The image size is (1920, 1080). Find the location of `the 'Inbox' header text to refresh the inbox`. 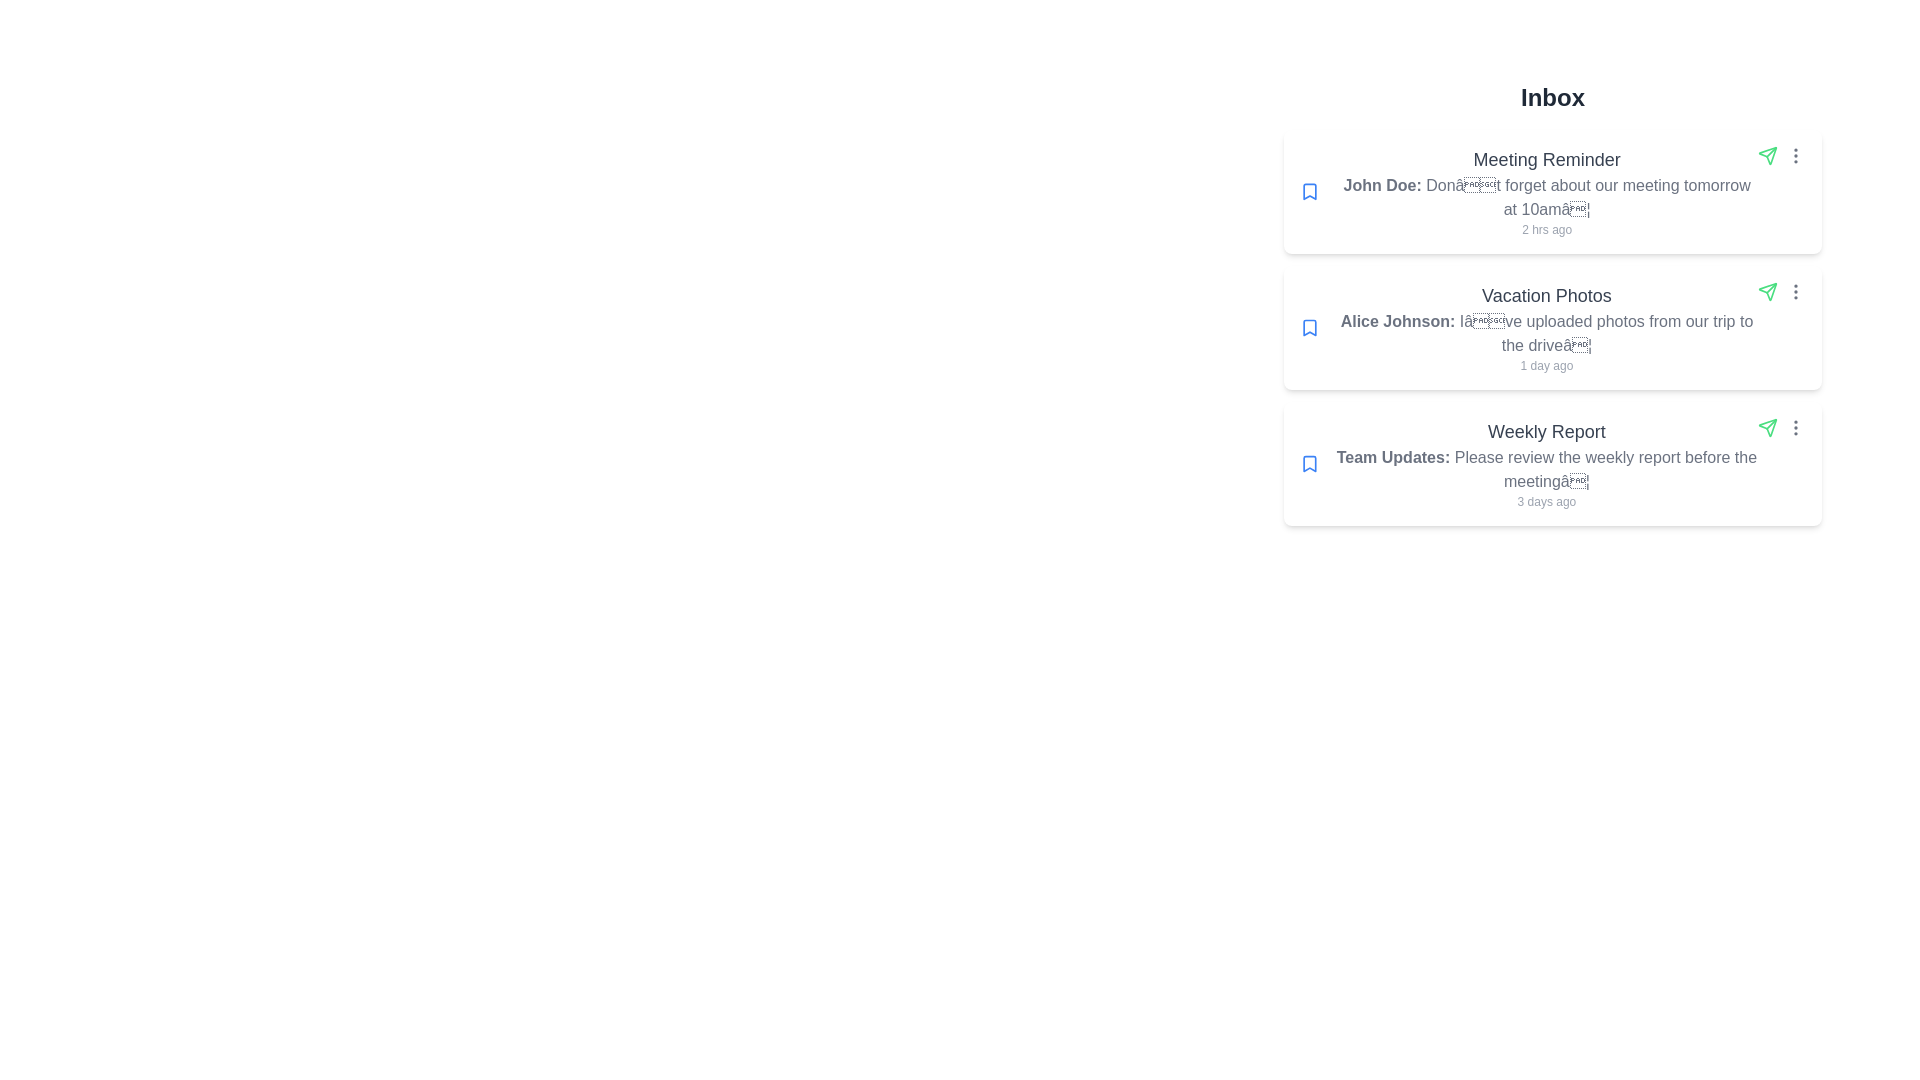

the 'Inbox' header text to refresh the inbox is located at coordinates (1552, 97).